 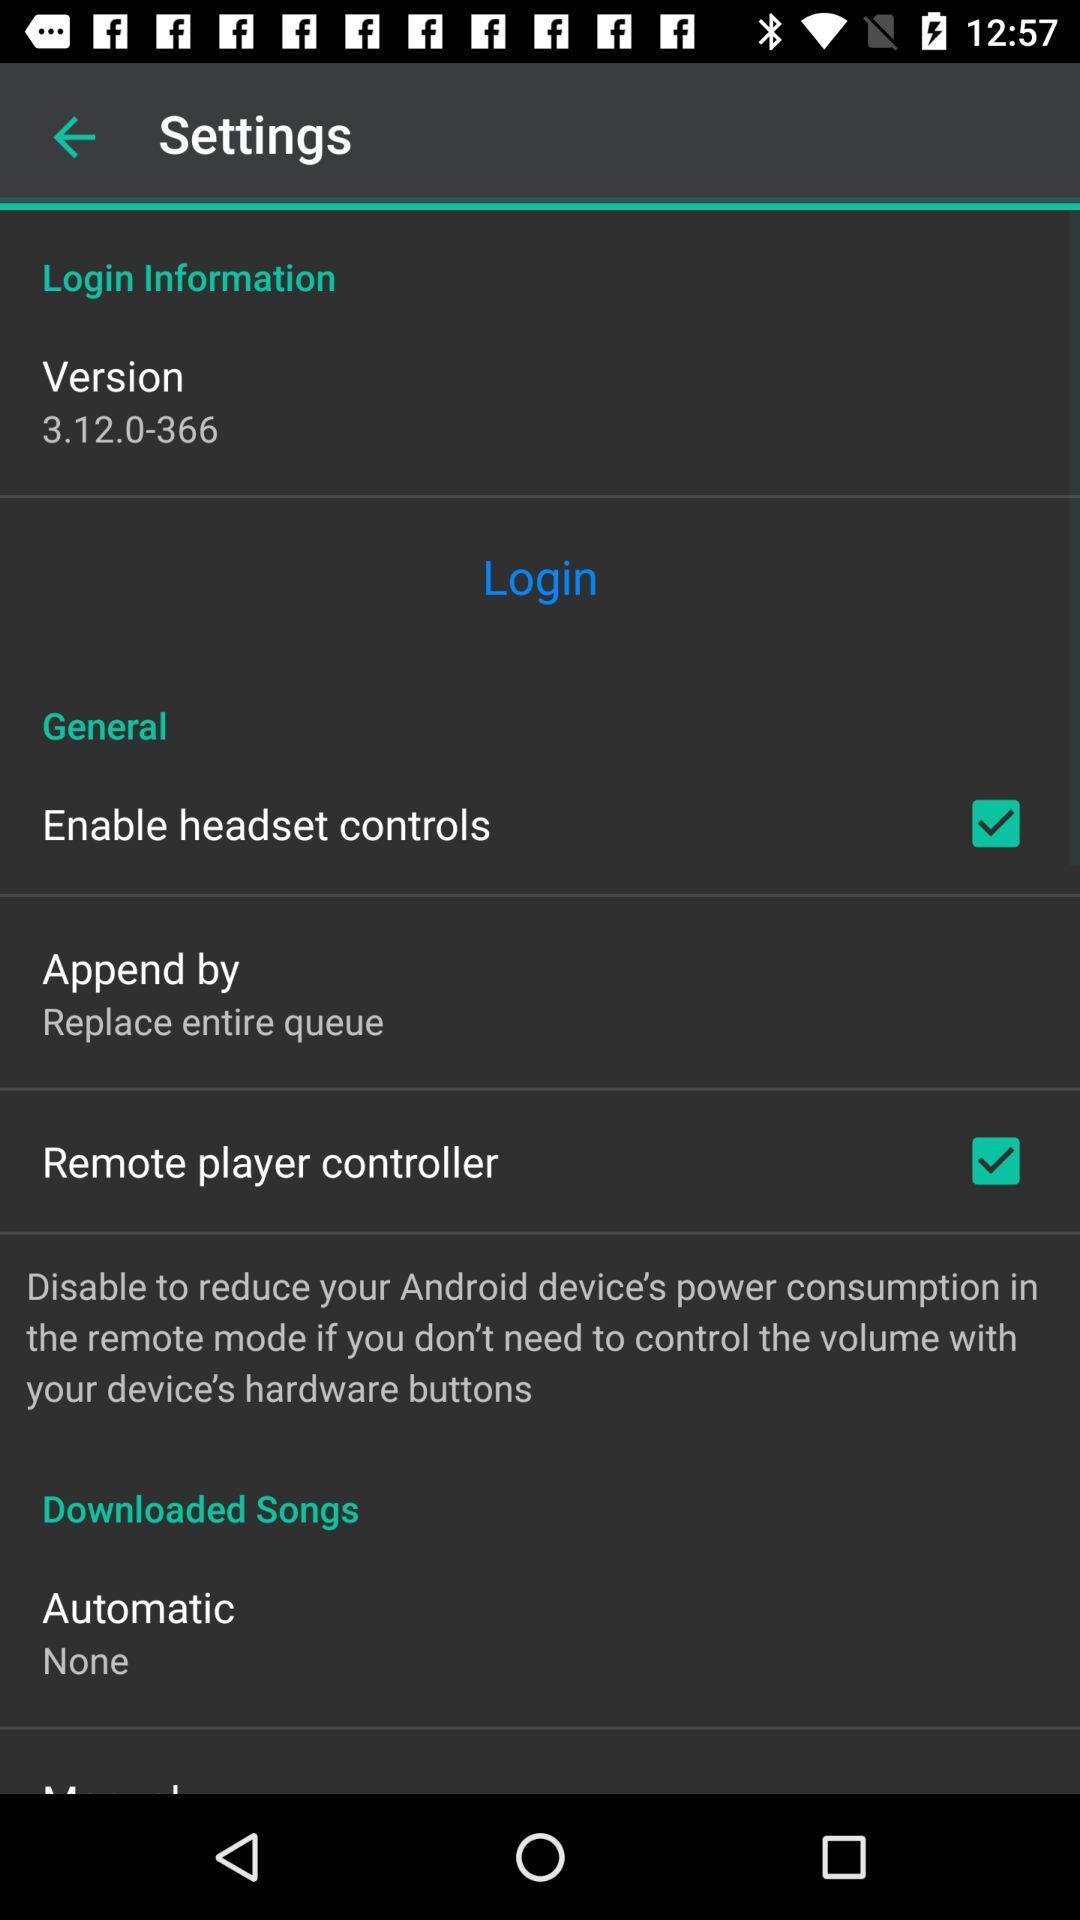 What do you see at coordinates (73, 136) in the screenshot?
I see `the icon above the login information` at bounding box center [73, 136].